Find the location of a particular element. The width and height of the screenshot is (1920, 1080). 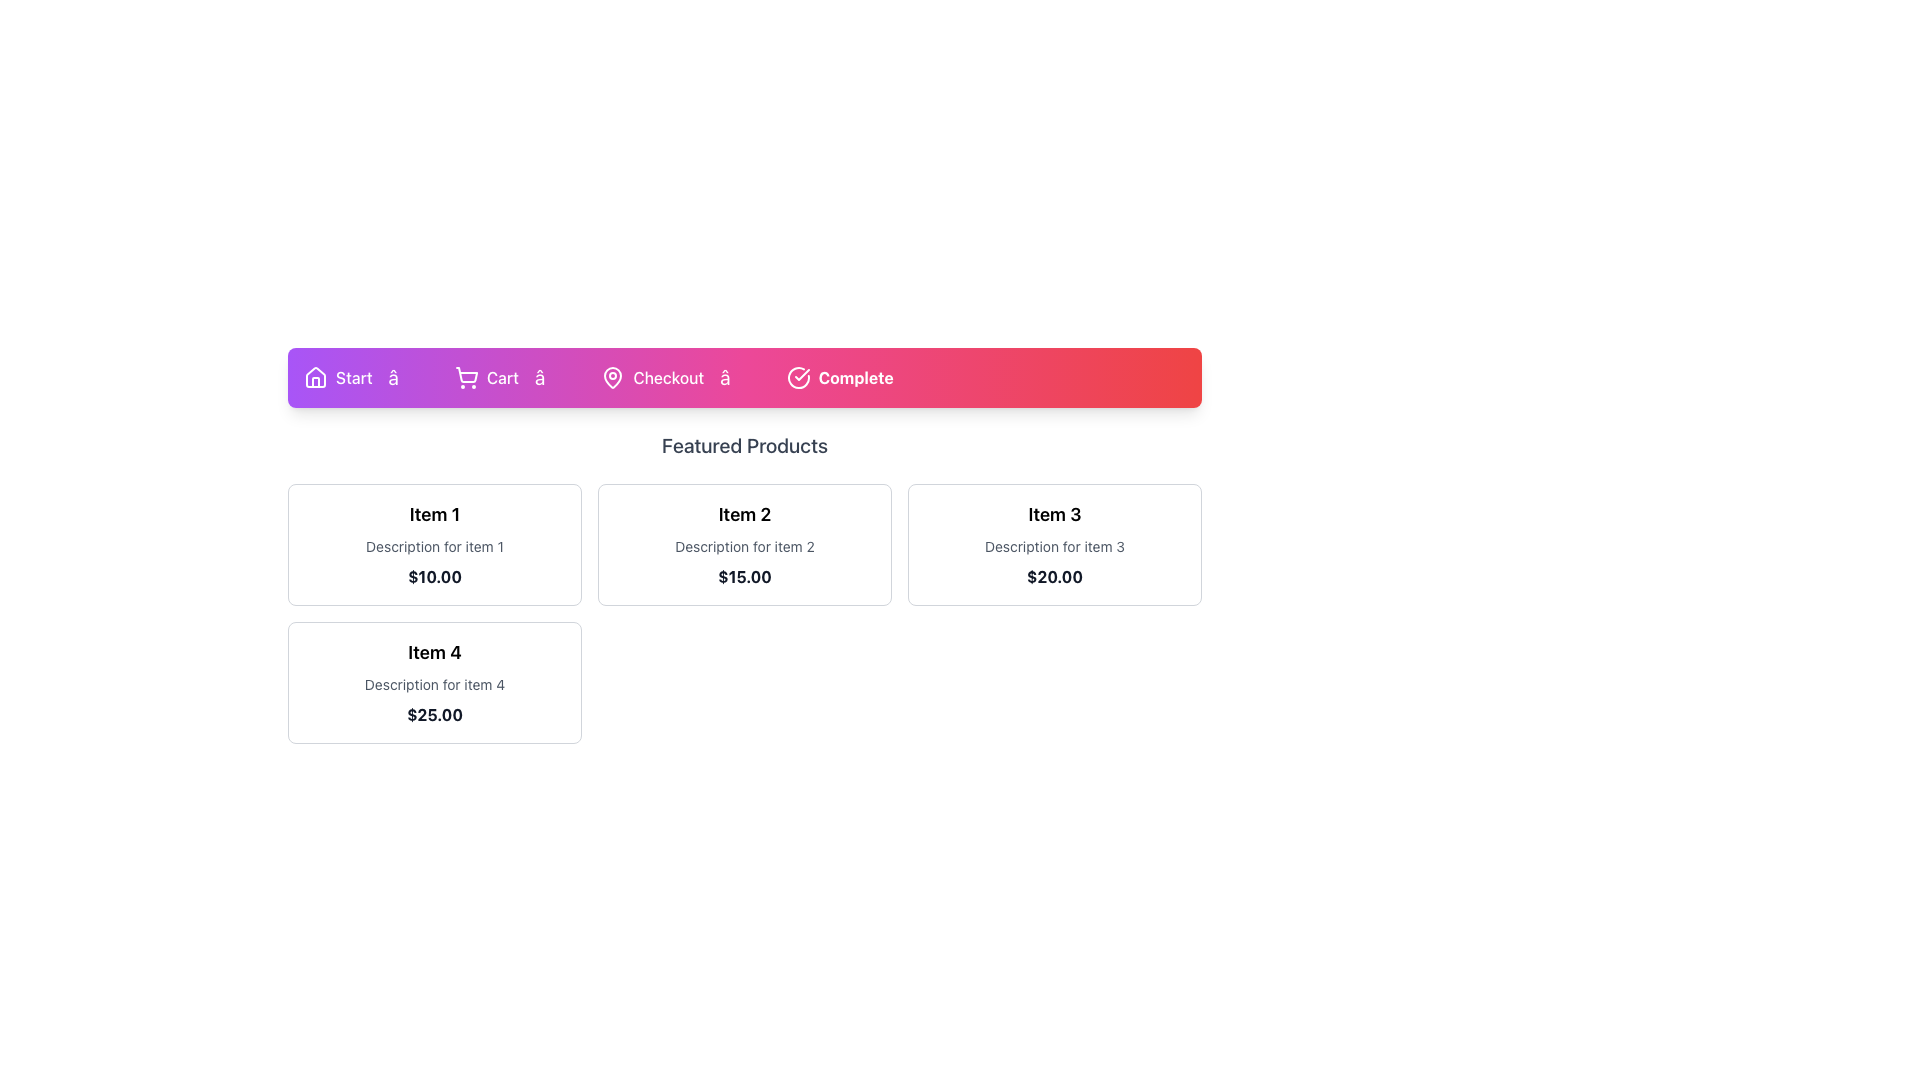

the rightward arrow symbol 'â→', which is the second navigation separator in the sequence located at the top center of the interface is located at coordinates (412, 378).